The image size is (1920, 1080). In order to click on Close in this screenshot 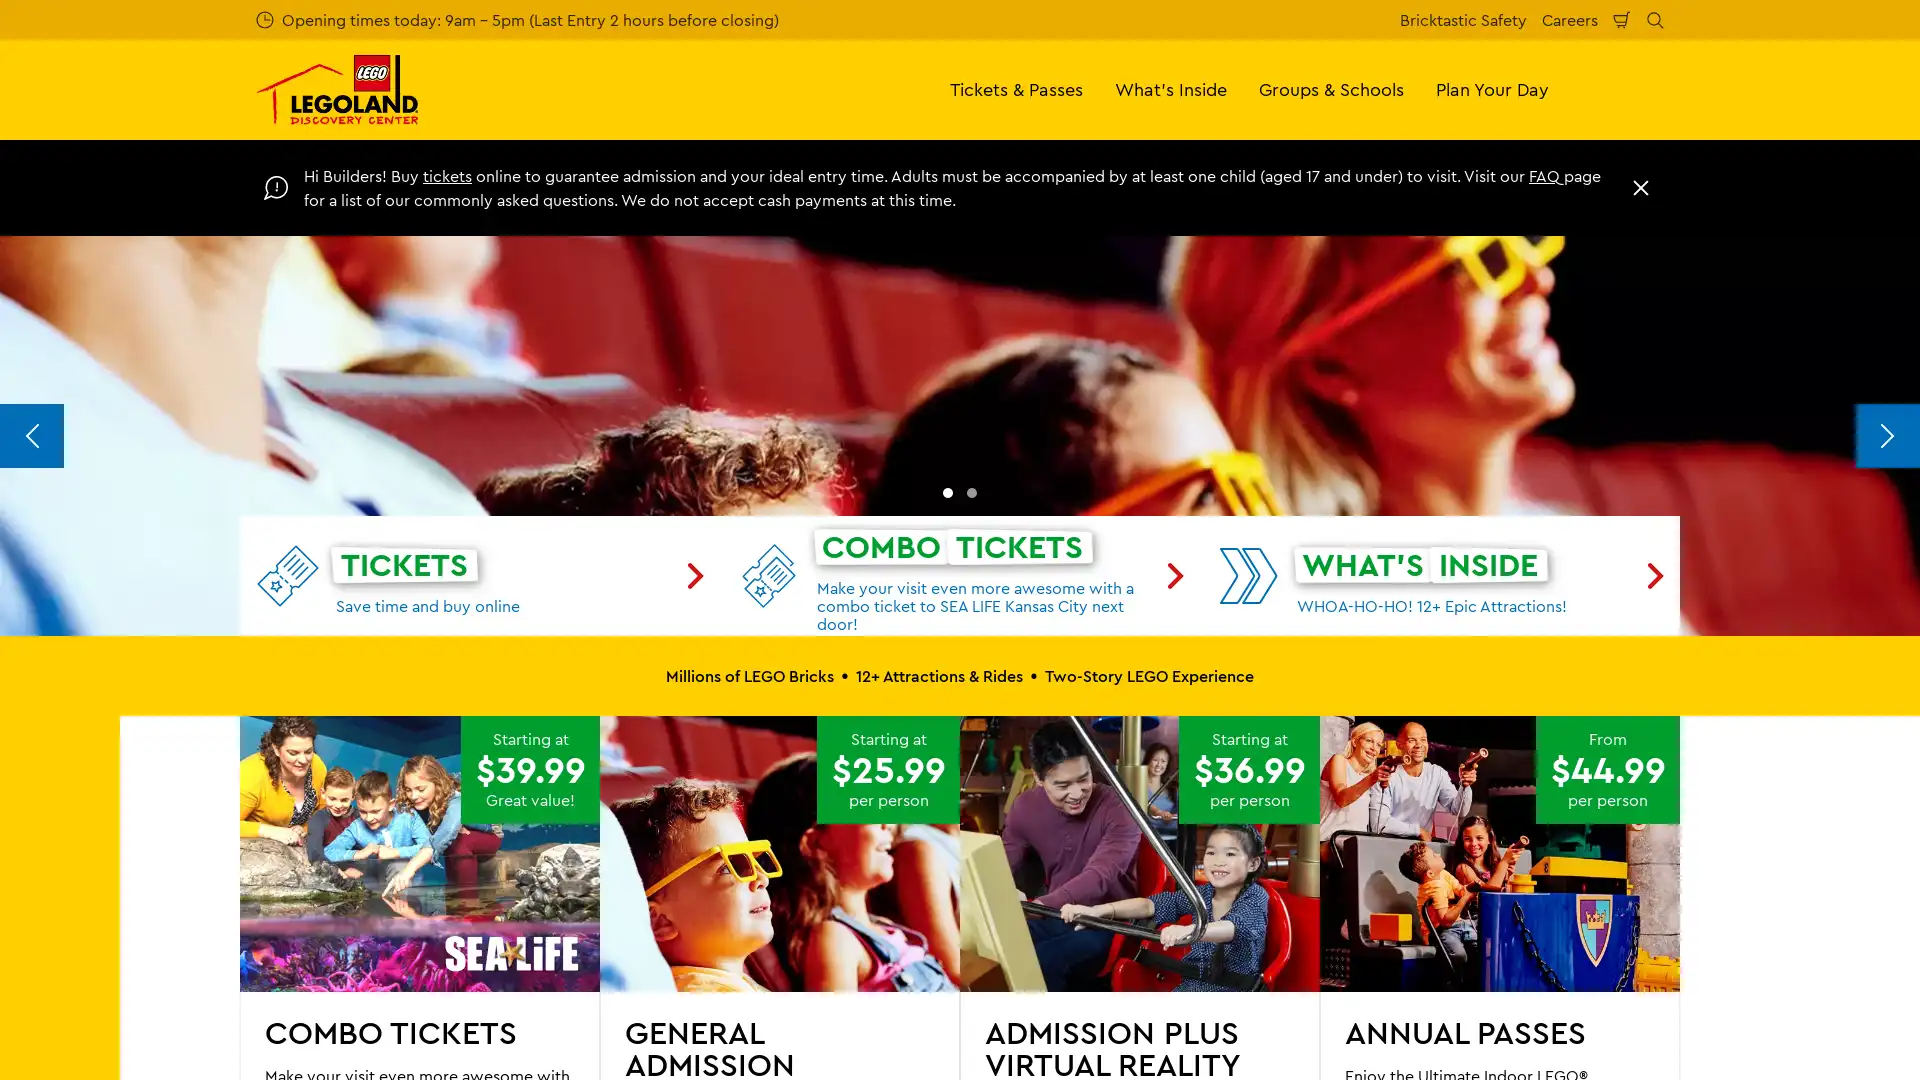, I will do `click(1641, 188)`.